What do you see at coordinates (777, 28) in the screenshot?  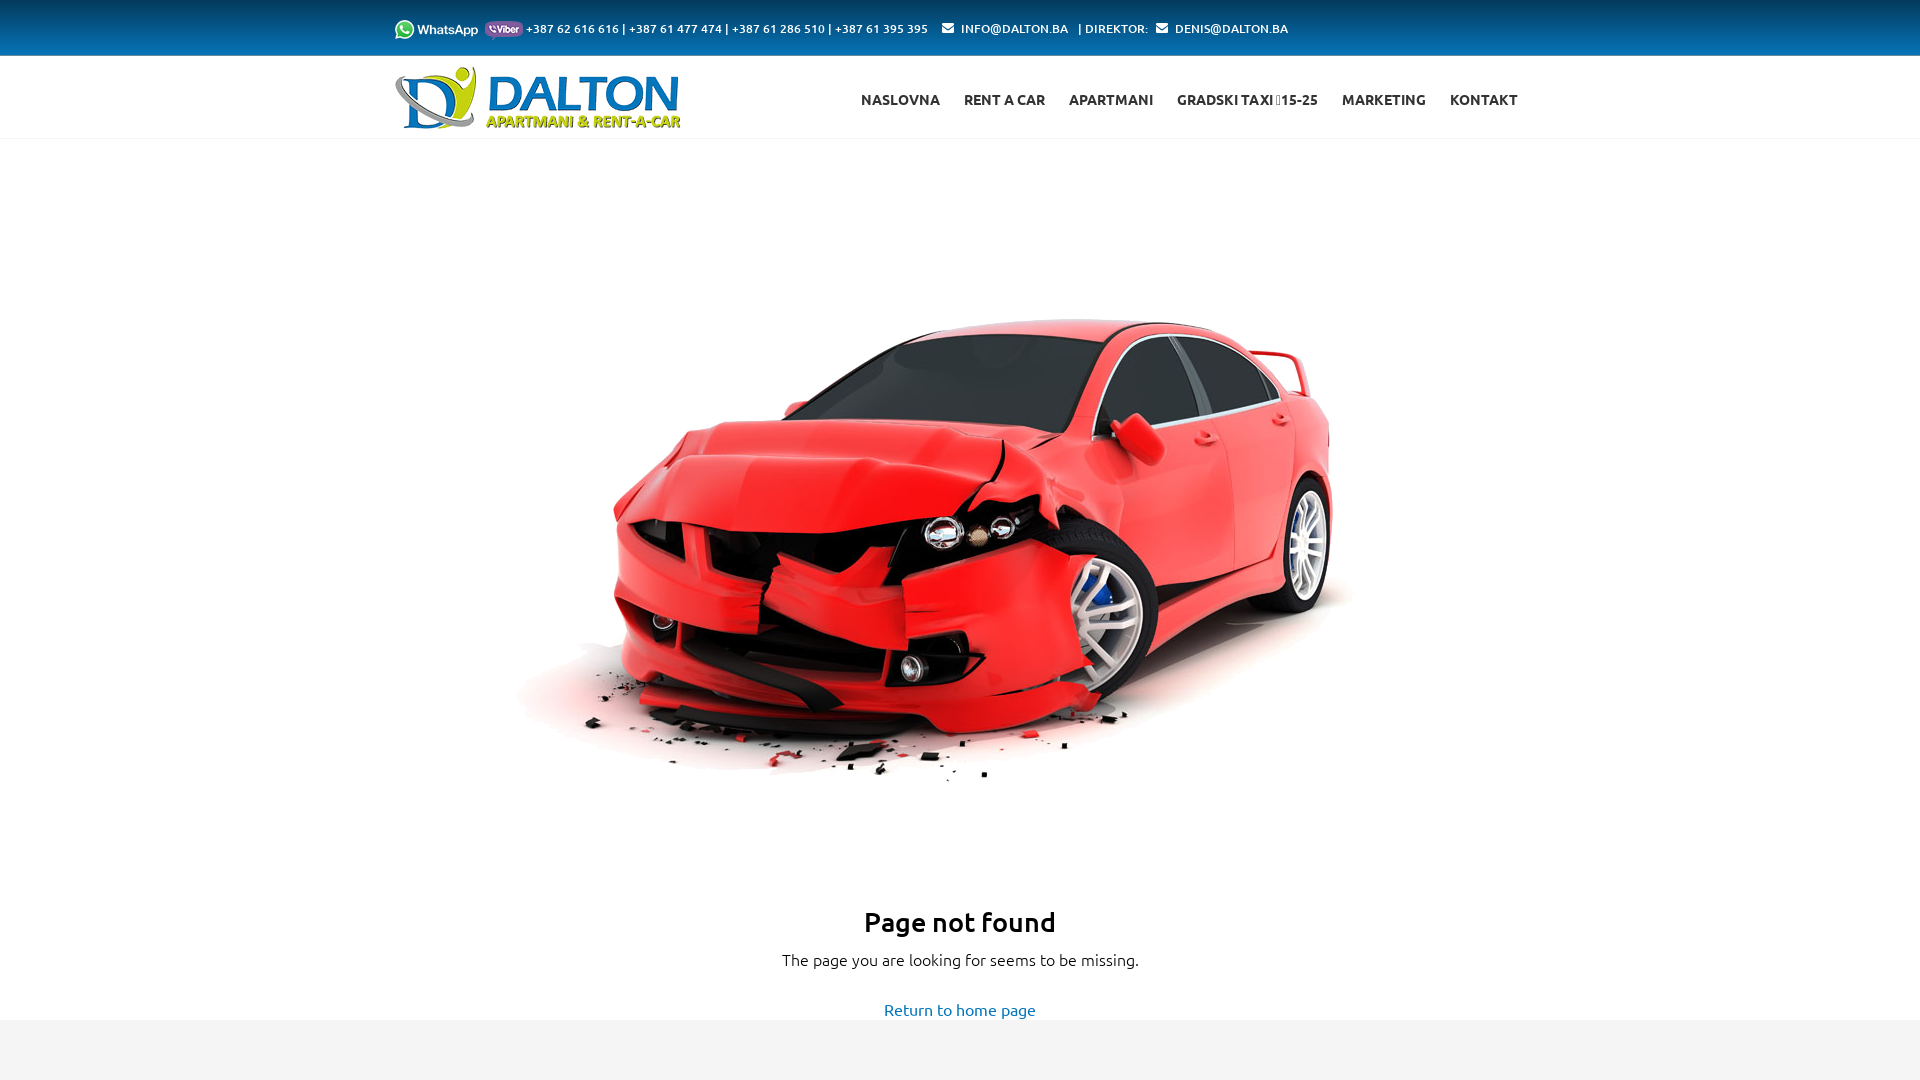 I see `'+387 61 286 510'` at bounding box center [777, 28].